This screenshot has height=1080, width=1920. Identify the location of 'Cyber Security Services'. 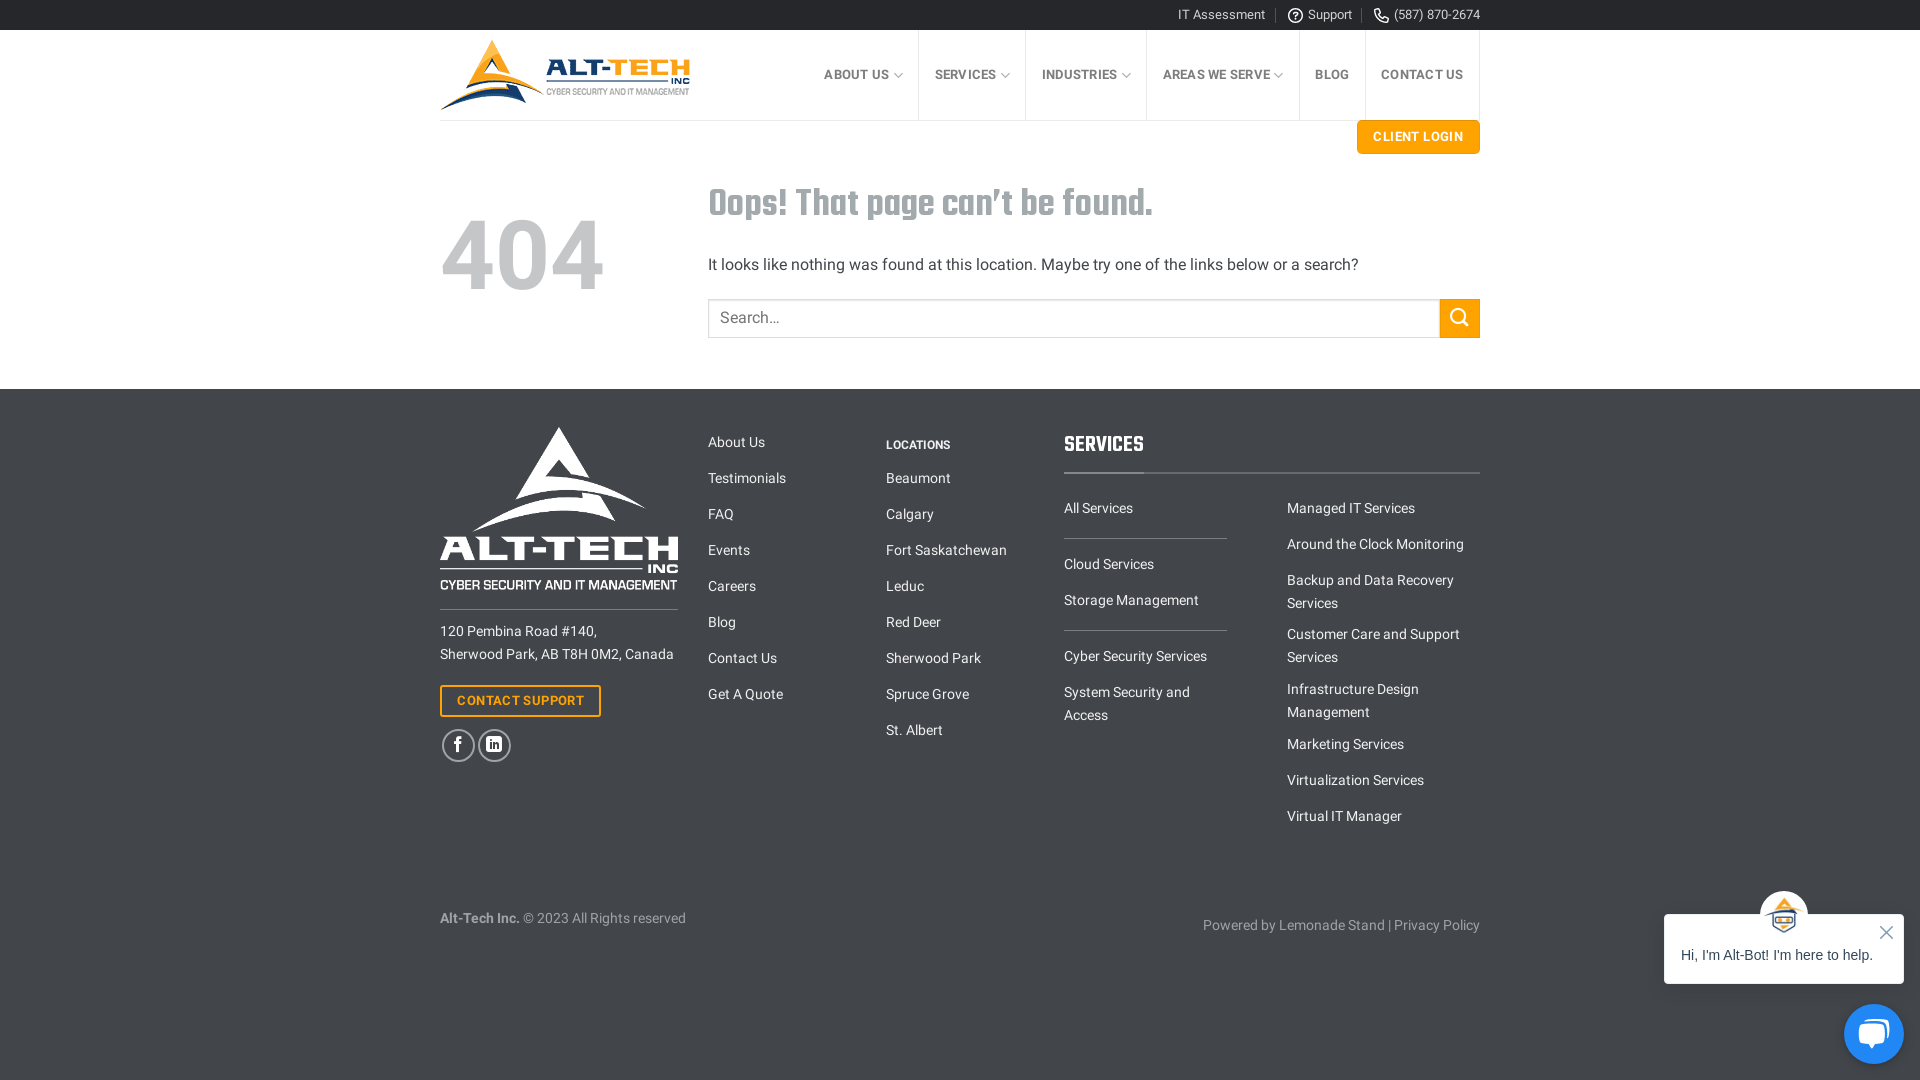
(1145, 659).